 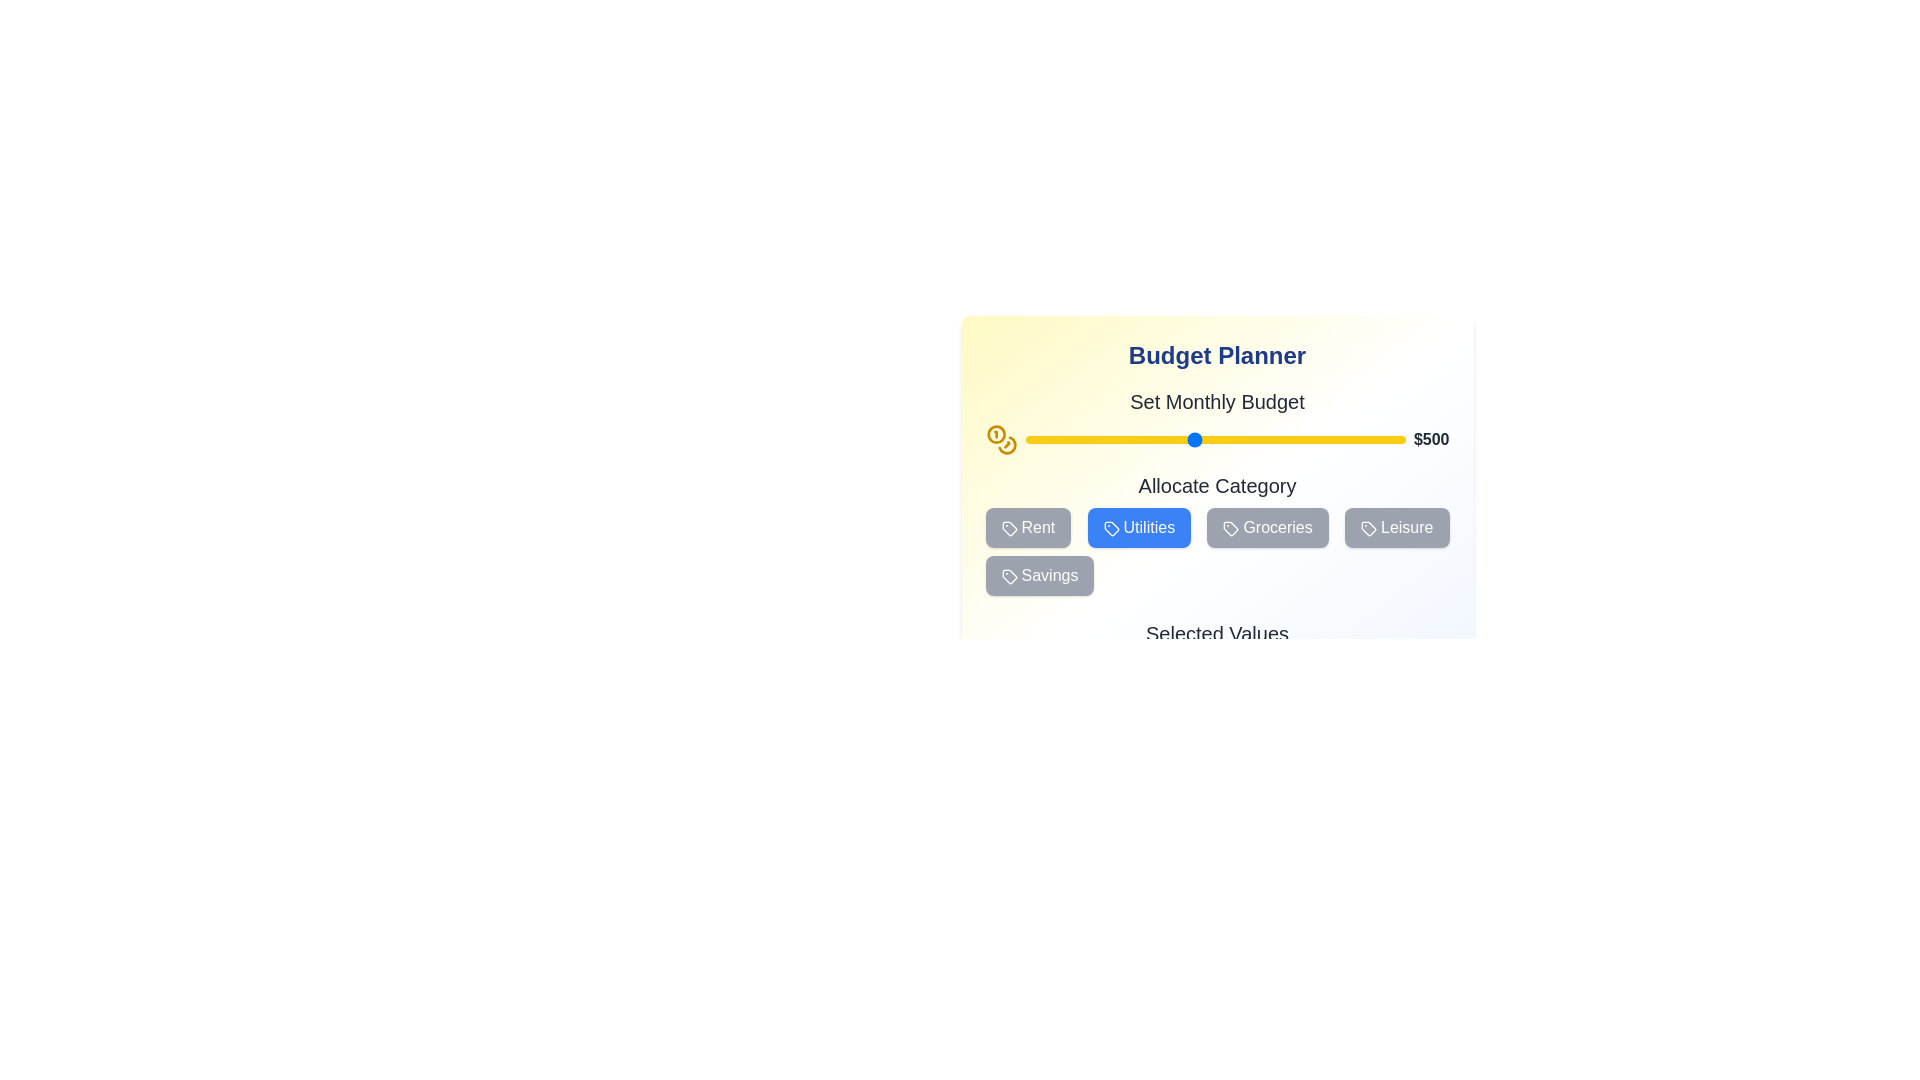 I want to click on the monthly budget, so click(x=1027, y=438).